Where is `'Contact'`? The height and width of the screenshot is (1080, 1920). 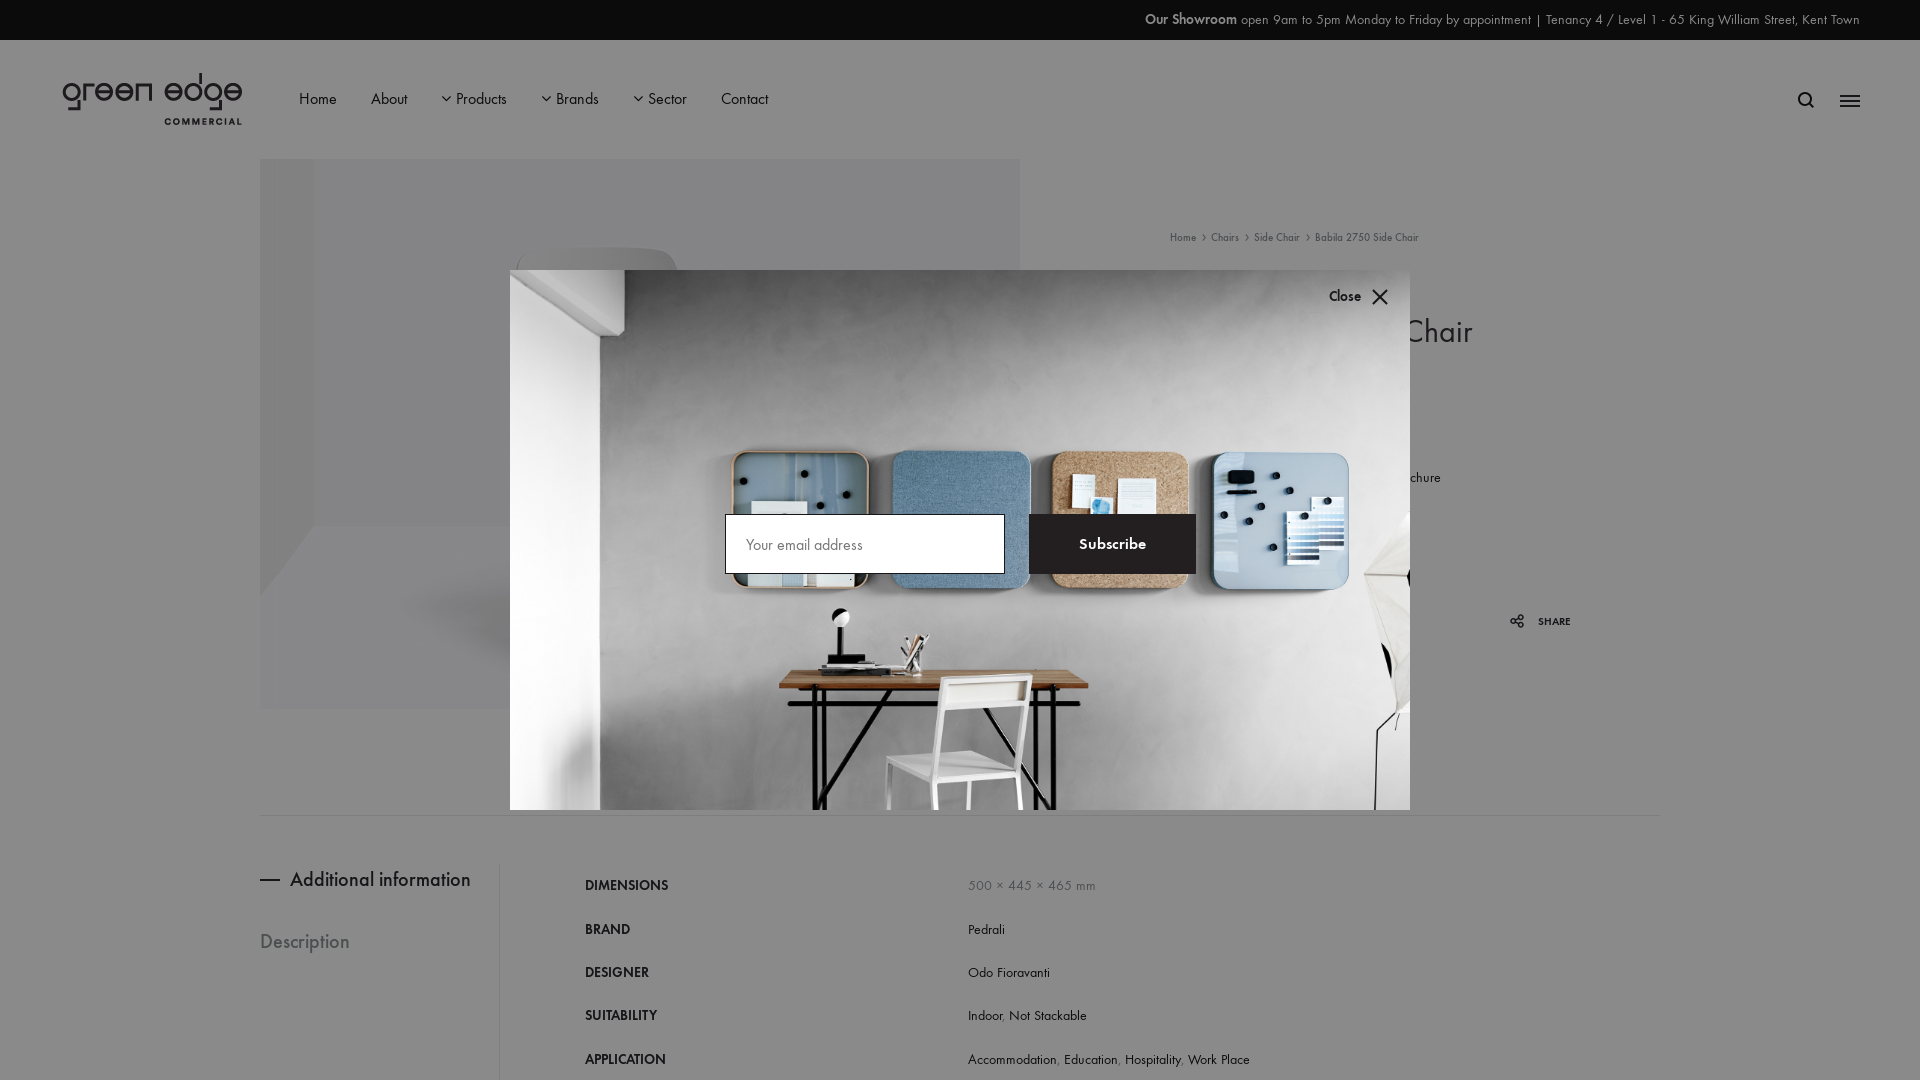 'Contact' is located at coordinates (743, 99).